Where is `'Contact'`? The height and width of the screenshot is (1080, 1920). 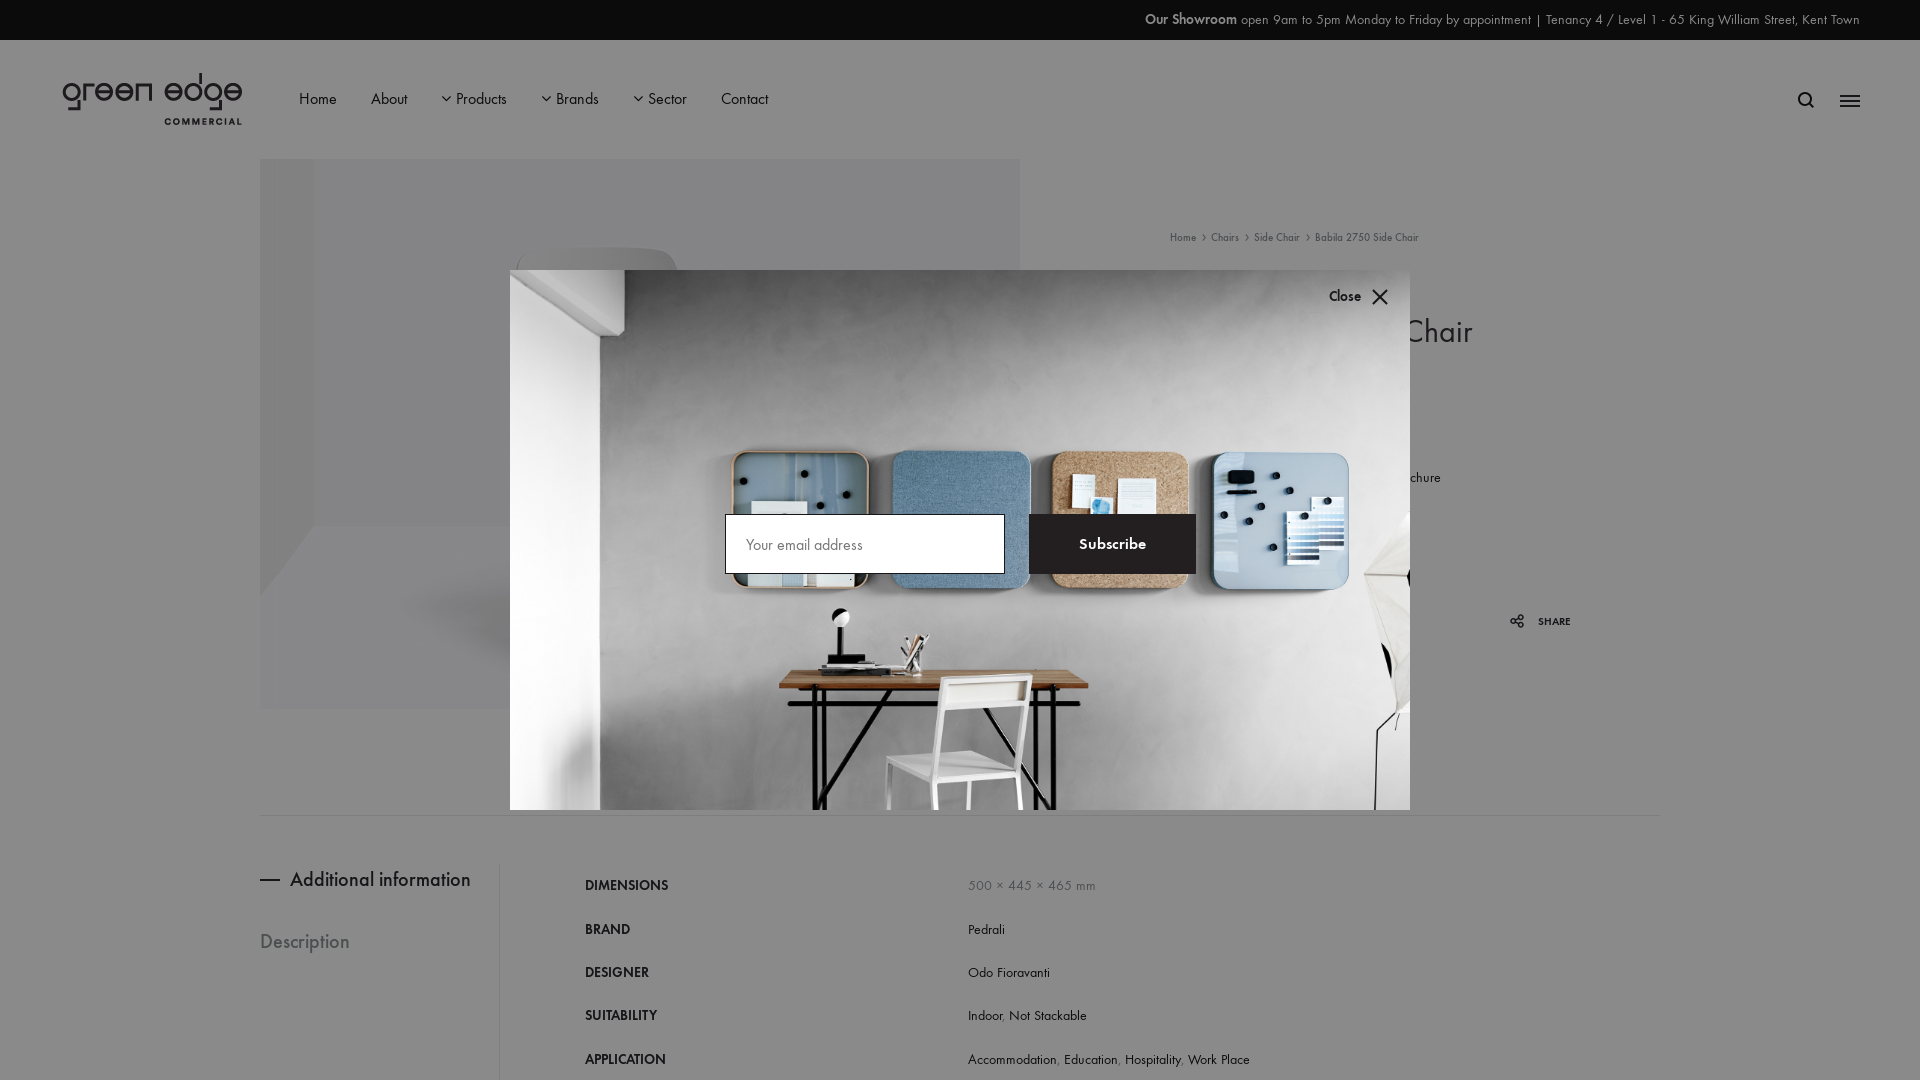 'Contact' is located at coordinates (743, 99).